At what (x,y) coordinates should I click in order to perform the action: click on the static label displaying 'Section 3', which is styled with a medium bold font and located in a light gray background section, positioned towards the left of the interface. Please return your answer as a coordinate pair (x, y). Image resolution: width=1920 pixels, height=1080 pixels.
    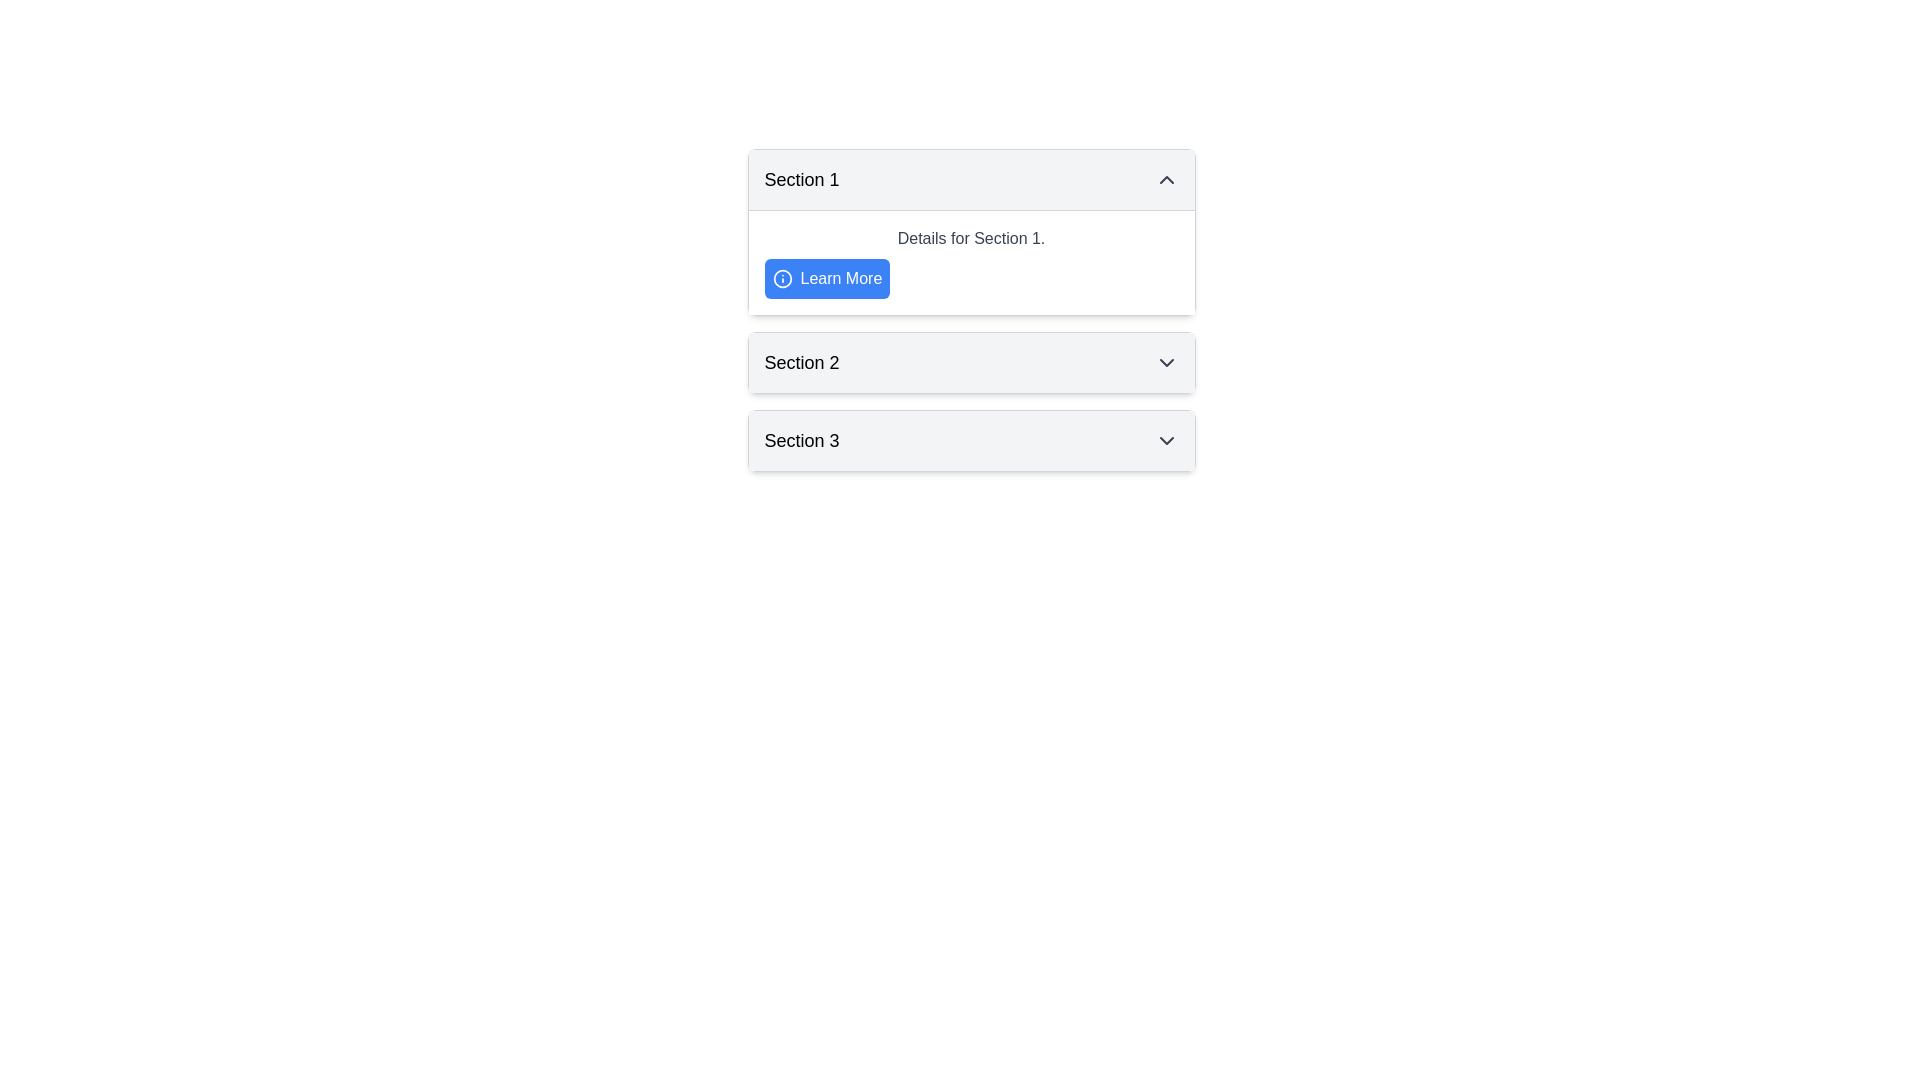
    Looking at the image, I should click on (801, 439).